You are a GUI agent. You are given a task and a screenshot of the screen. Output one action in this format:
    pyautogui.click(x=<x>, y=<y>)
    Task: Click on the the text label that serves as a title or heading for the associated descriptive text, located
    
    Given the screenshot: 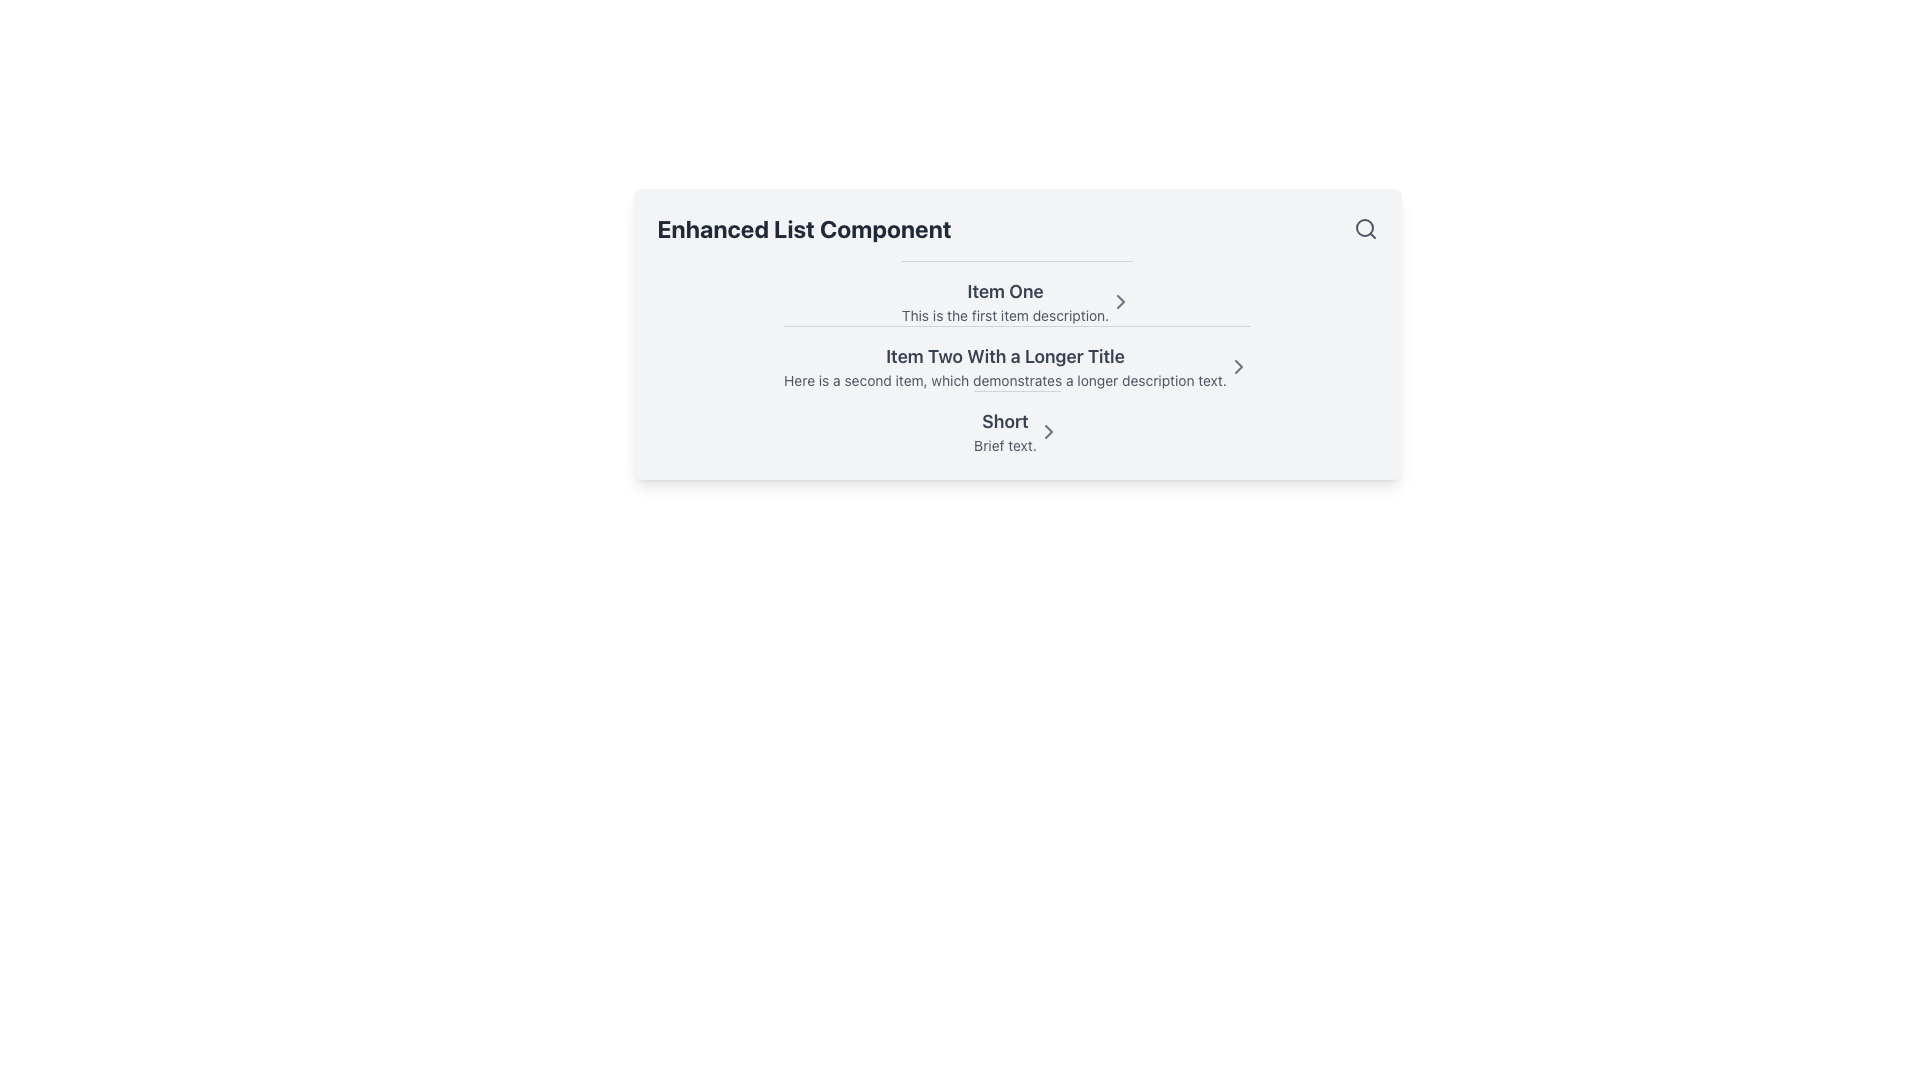 What is the action you would take?
    pyautogui.click(x=1005, y=420)
    